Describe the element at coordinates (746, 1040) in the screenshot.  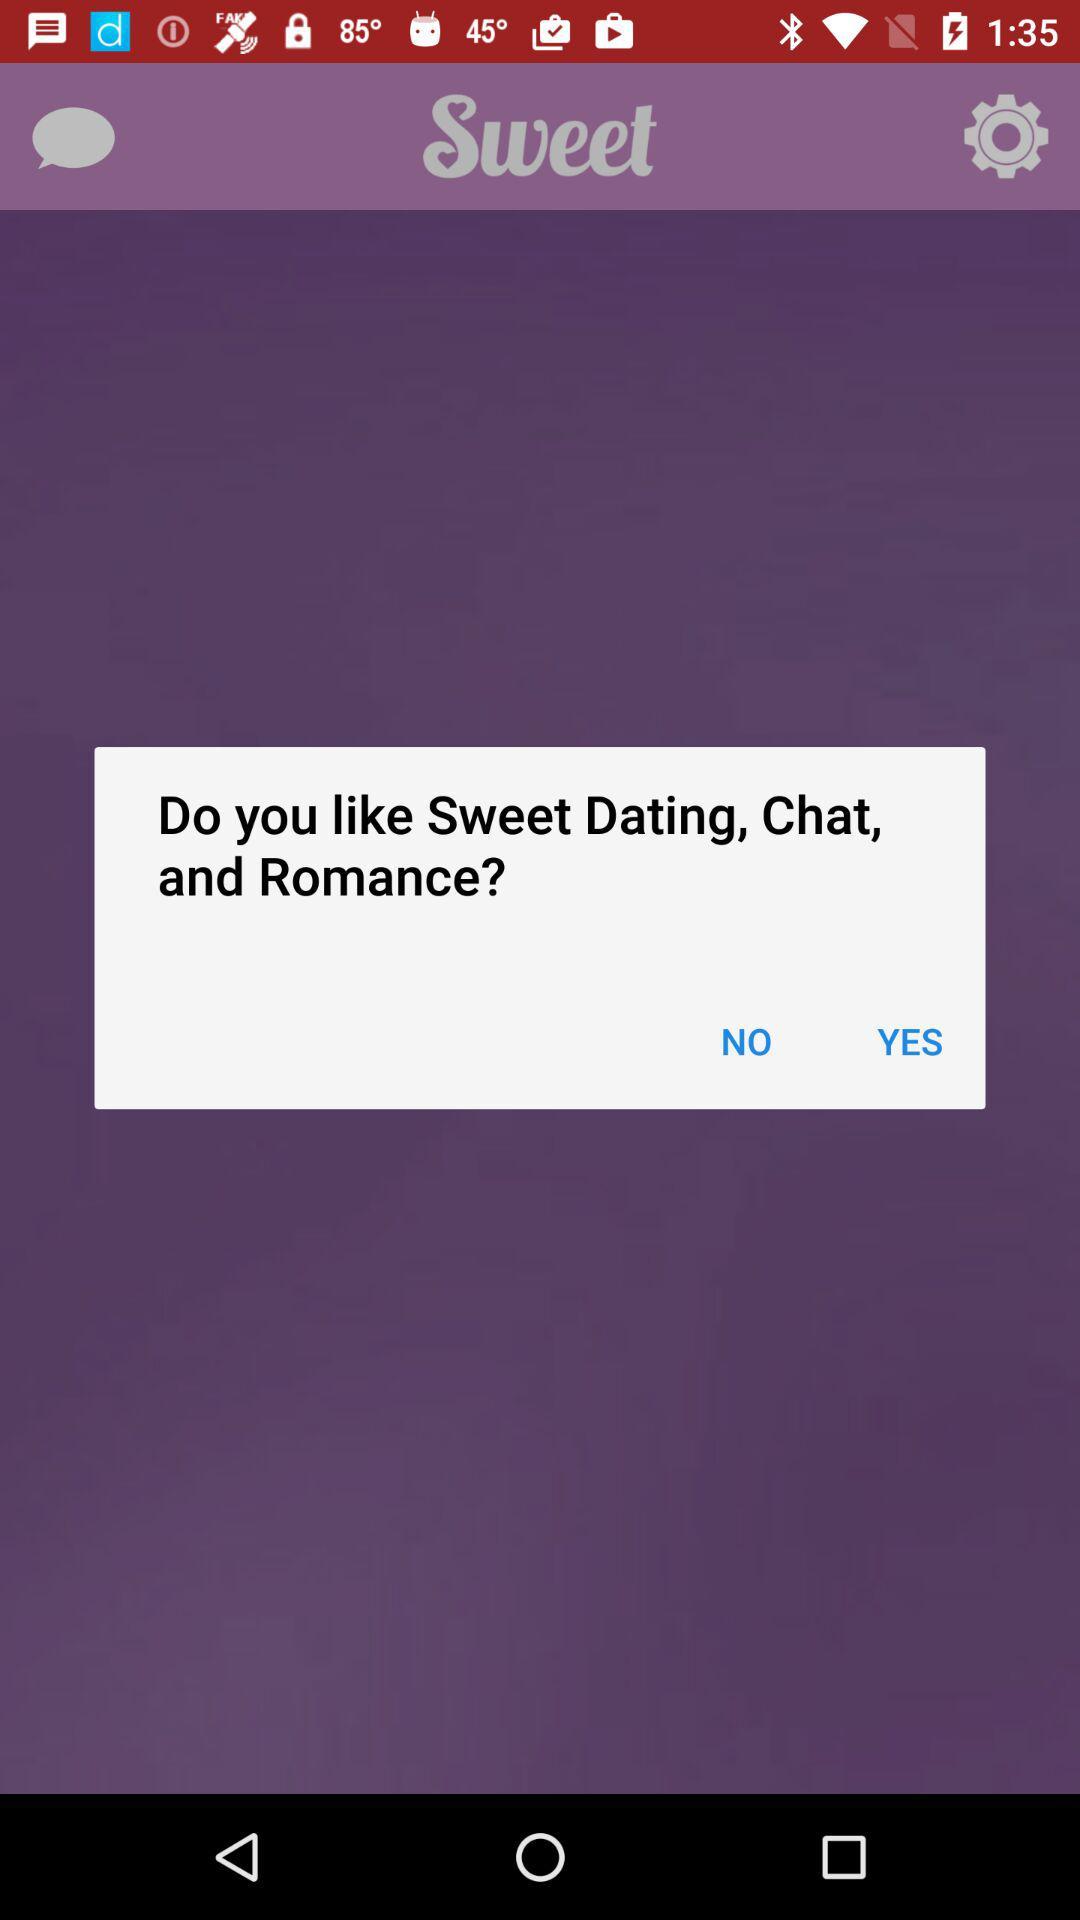
I see `the icon next to the yes item` at that location.